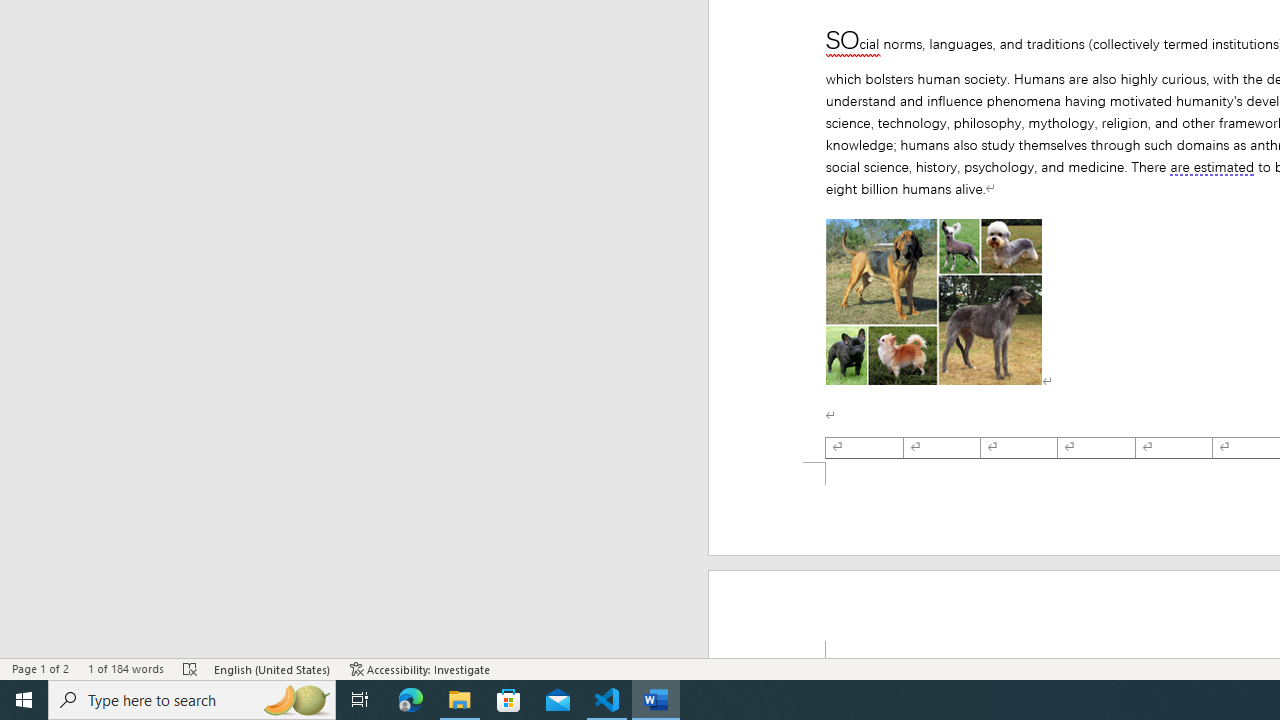 The width and height of the screenshot is (1280, 720). Describe the element at coordinates (656, 698) in the screenshot. I see `'Word - 1 running window'` at that location.